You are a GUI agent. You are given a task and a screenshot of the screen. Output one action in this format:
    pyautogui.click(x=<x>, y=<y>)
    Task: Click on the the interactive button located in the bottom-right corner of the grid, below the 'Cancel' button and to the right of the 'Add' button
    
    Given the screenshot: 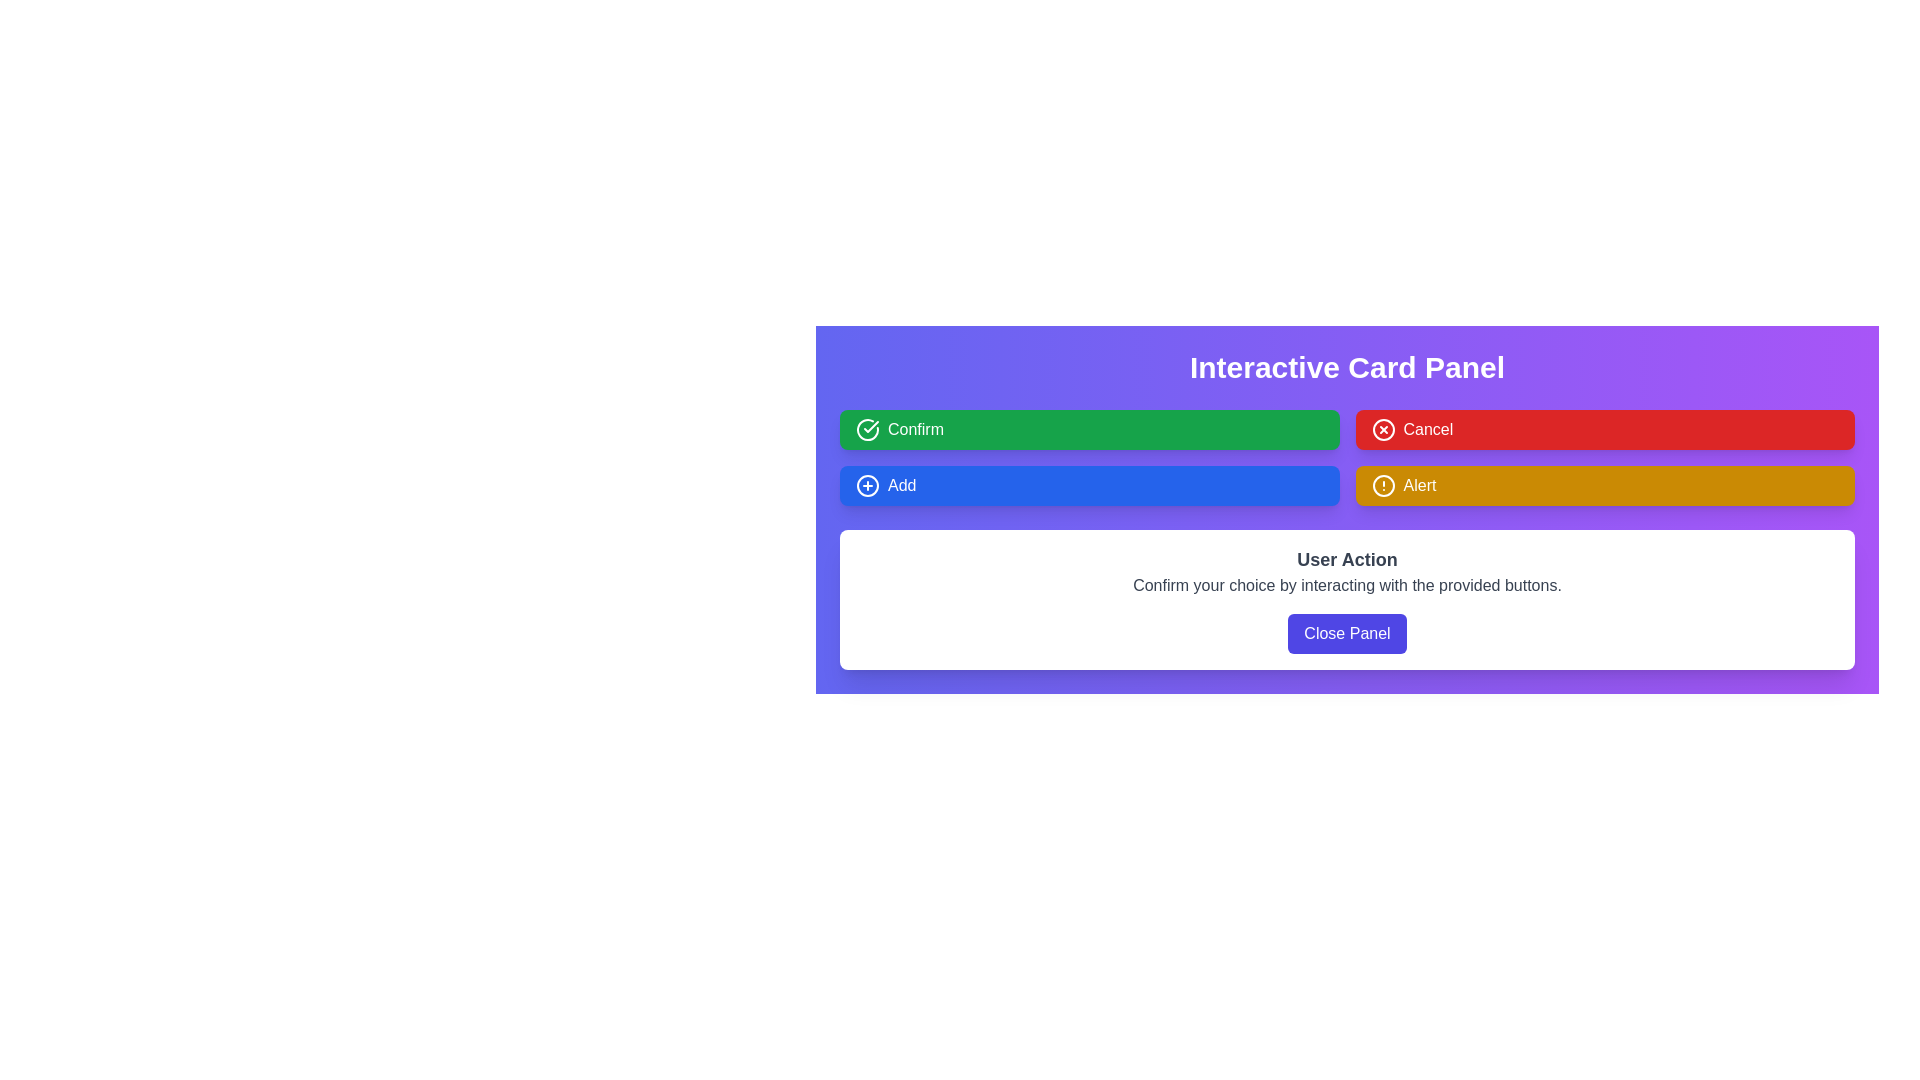 What is the action you would take?
    pyautogui.click(x=1605, y=486)
    